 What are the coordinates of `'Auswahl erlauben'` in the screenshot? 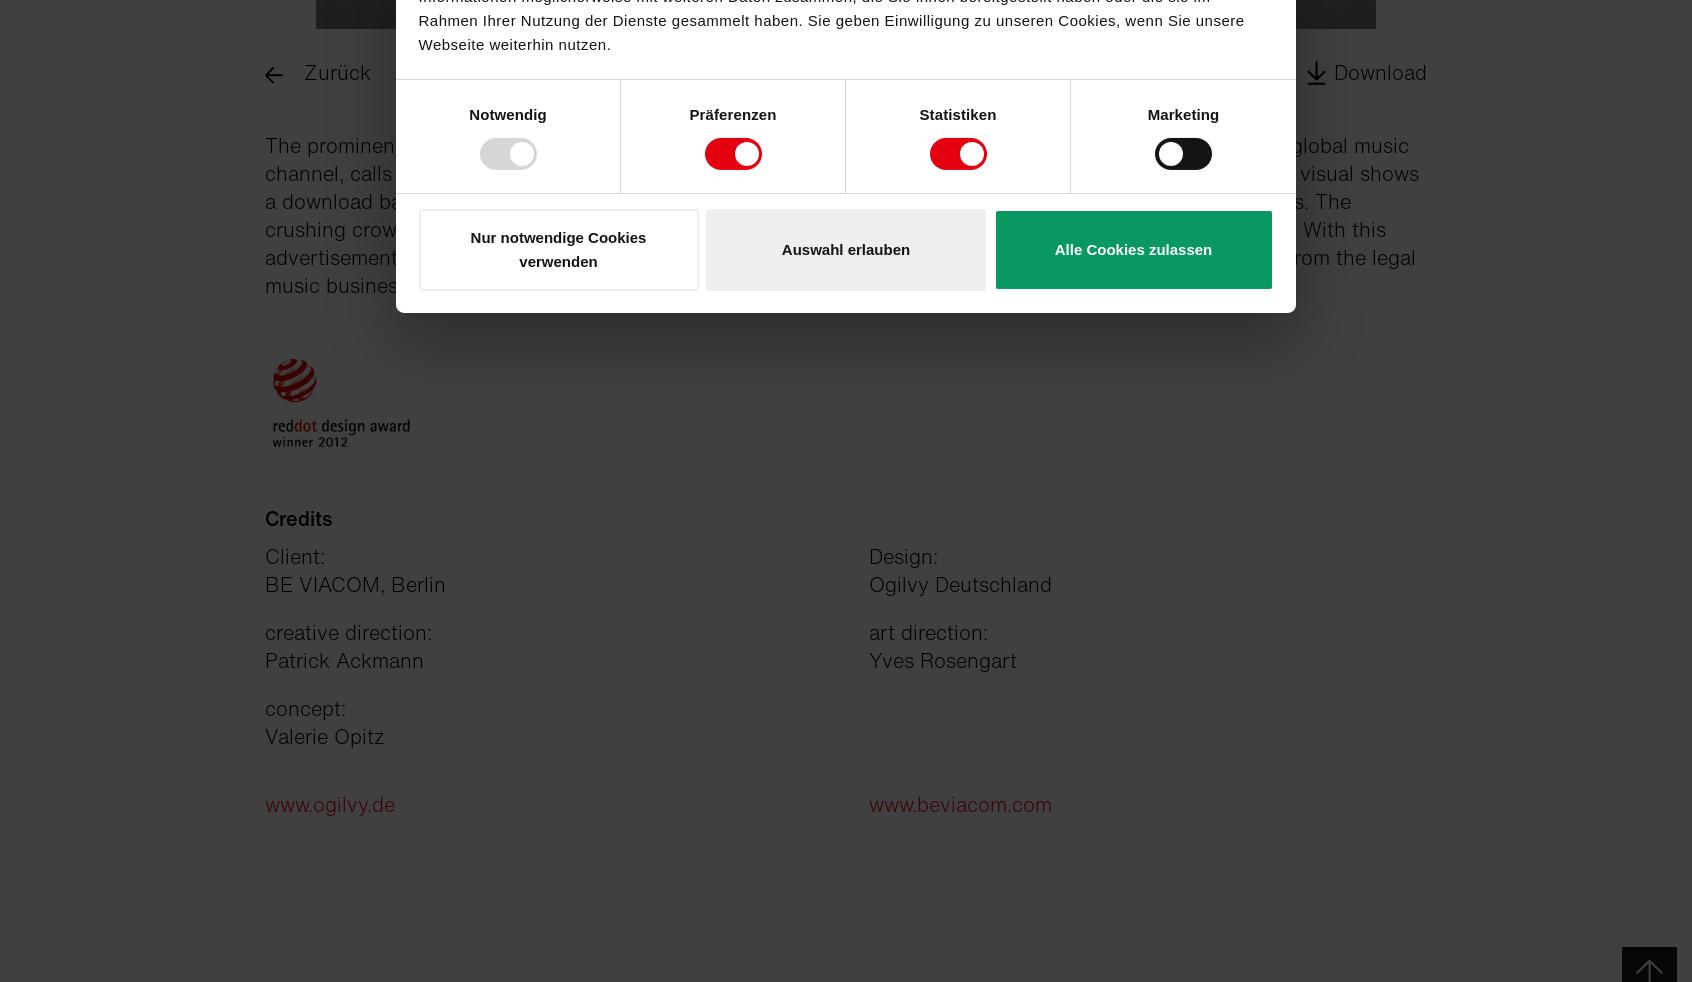 It's located at (781, 248).